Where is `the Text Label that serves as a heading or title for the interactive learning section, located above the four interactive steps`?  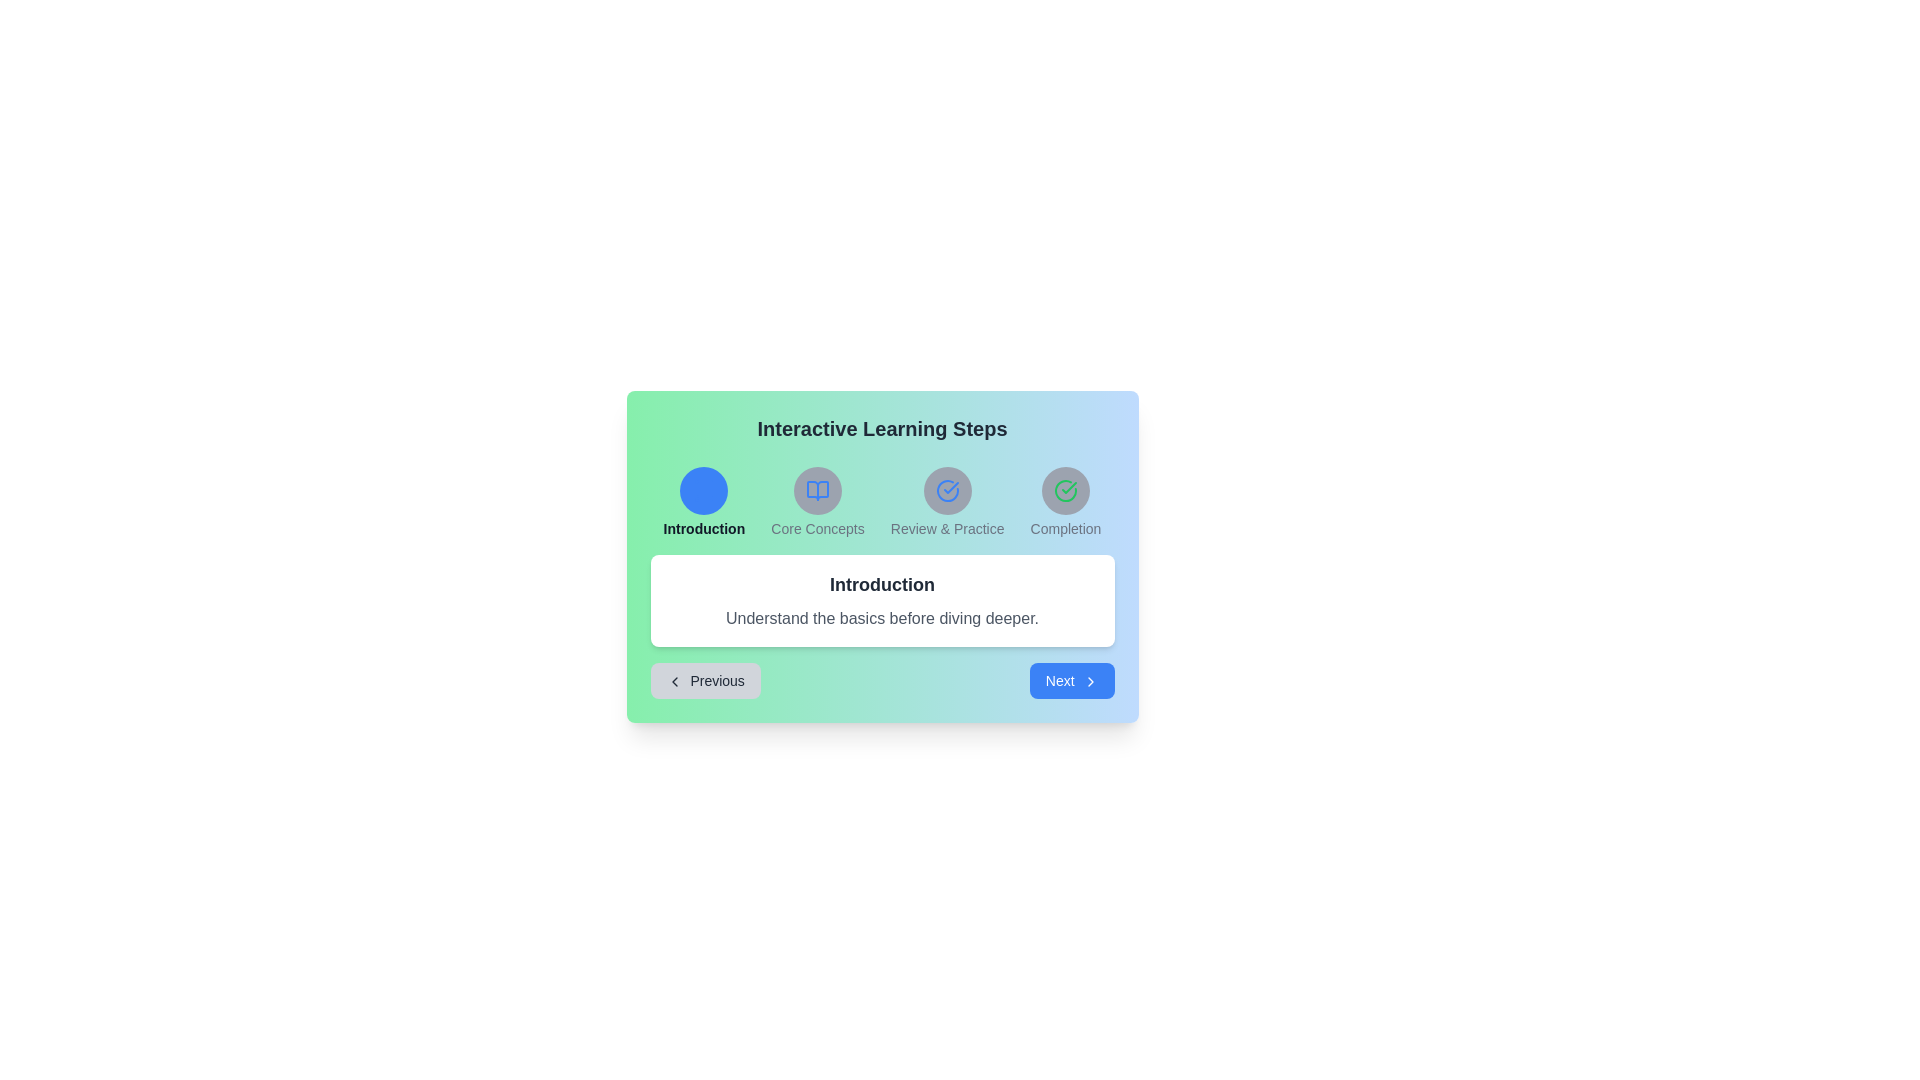
the Text Label that serves as a heading or title for the interactive learning section, located above the four interactive steps is located at coordinates (881, 427).